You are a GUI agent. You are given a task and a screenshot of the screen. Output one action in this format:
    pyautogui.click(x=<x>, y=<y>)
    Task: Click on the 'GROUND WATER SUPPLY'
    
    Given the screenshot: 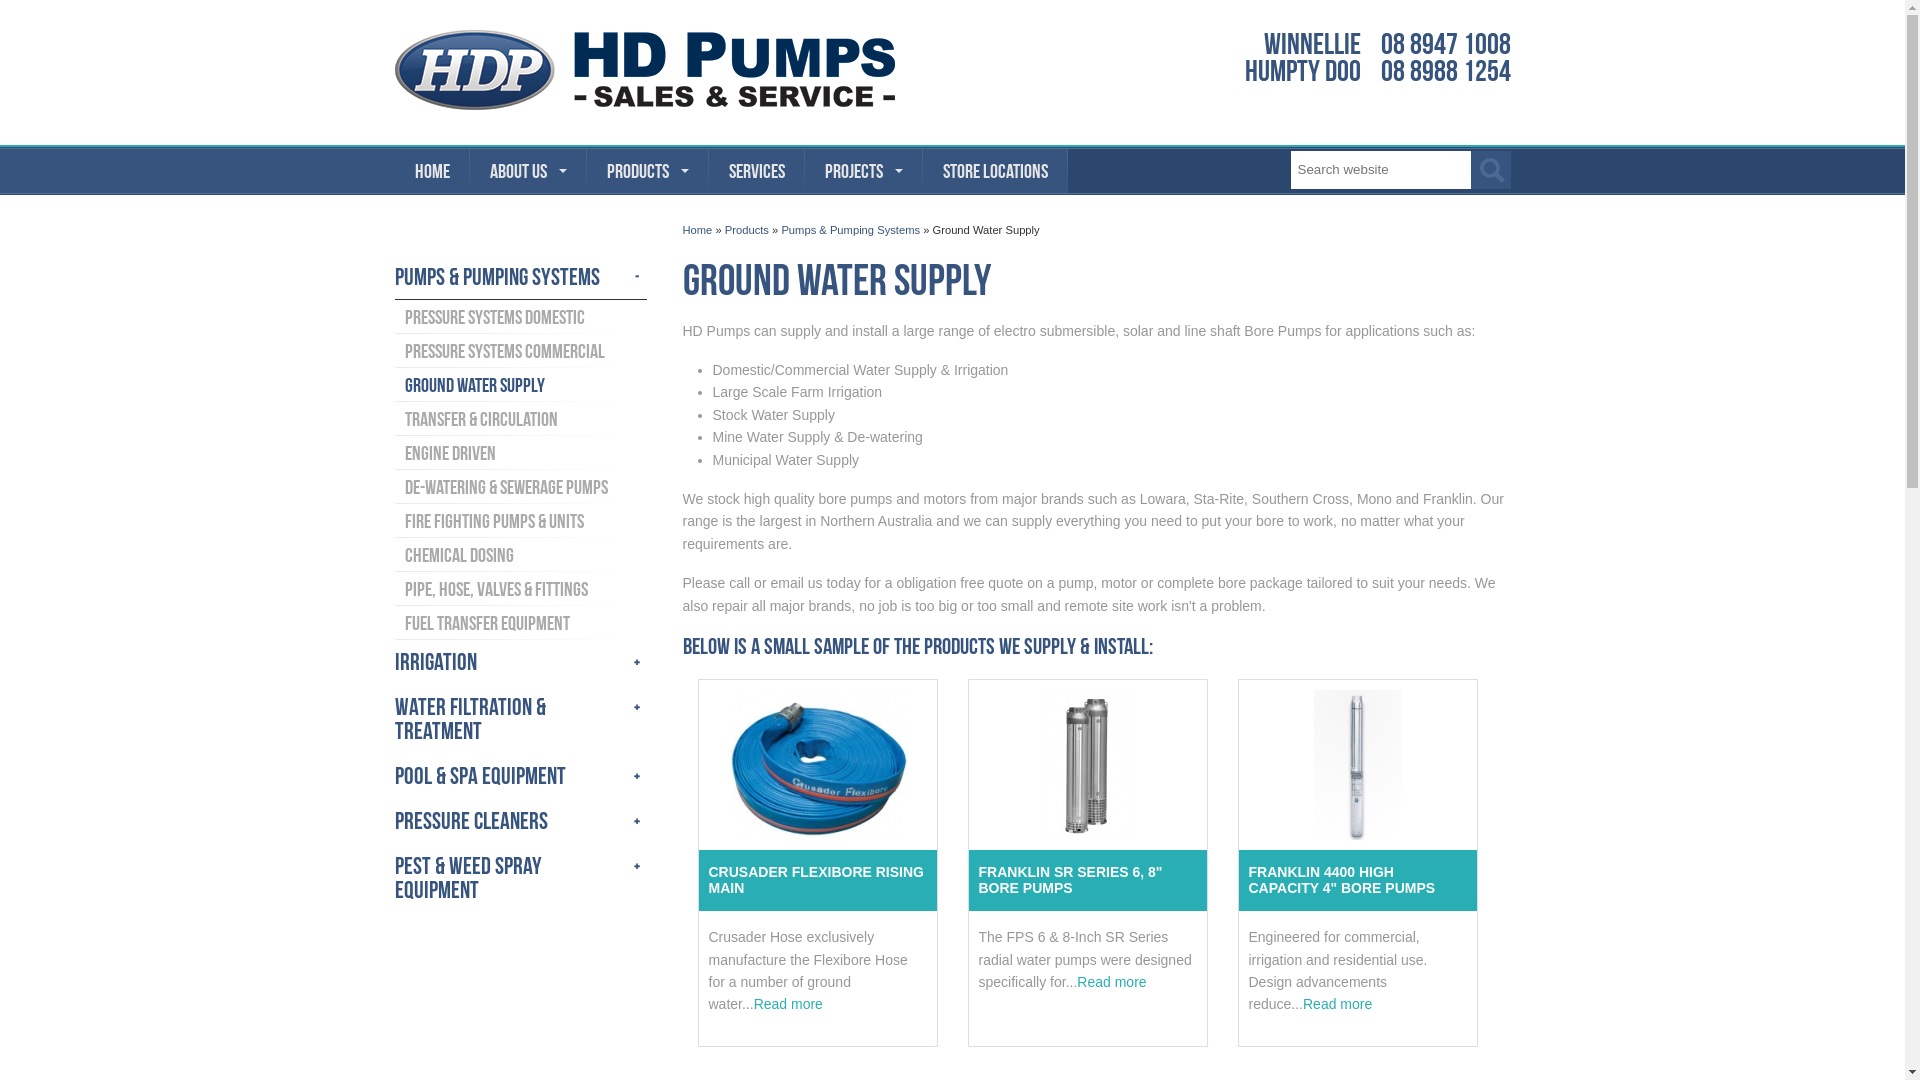 What is the action you would take?
    pyautogui.click(x=519, y=385)
    